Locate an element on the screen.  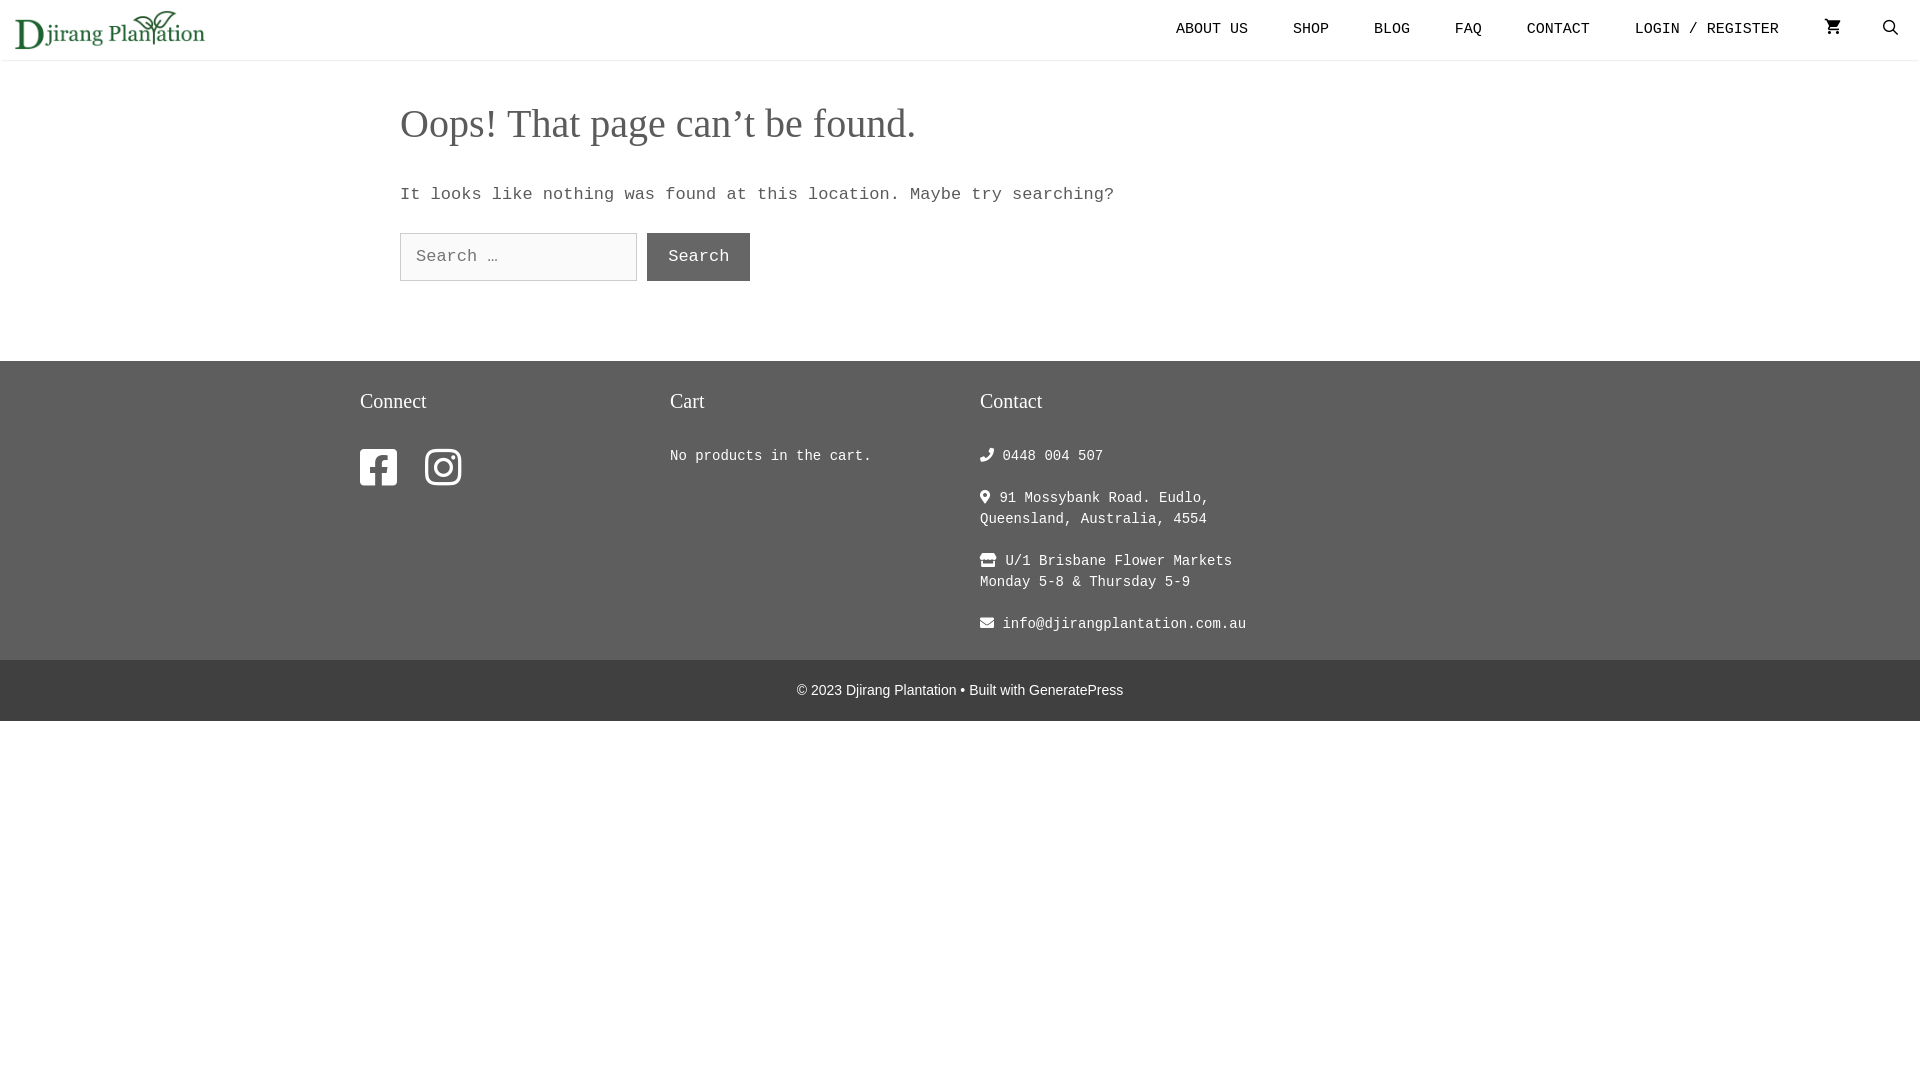
'Search for:' is located at coordinates (518, 256).